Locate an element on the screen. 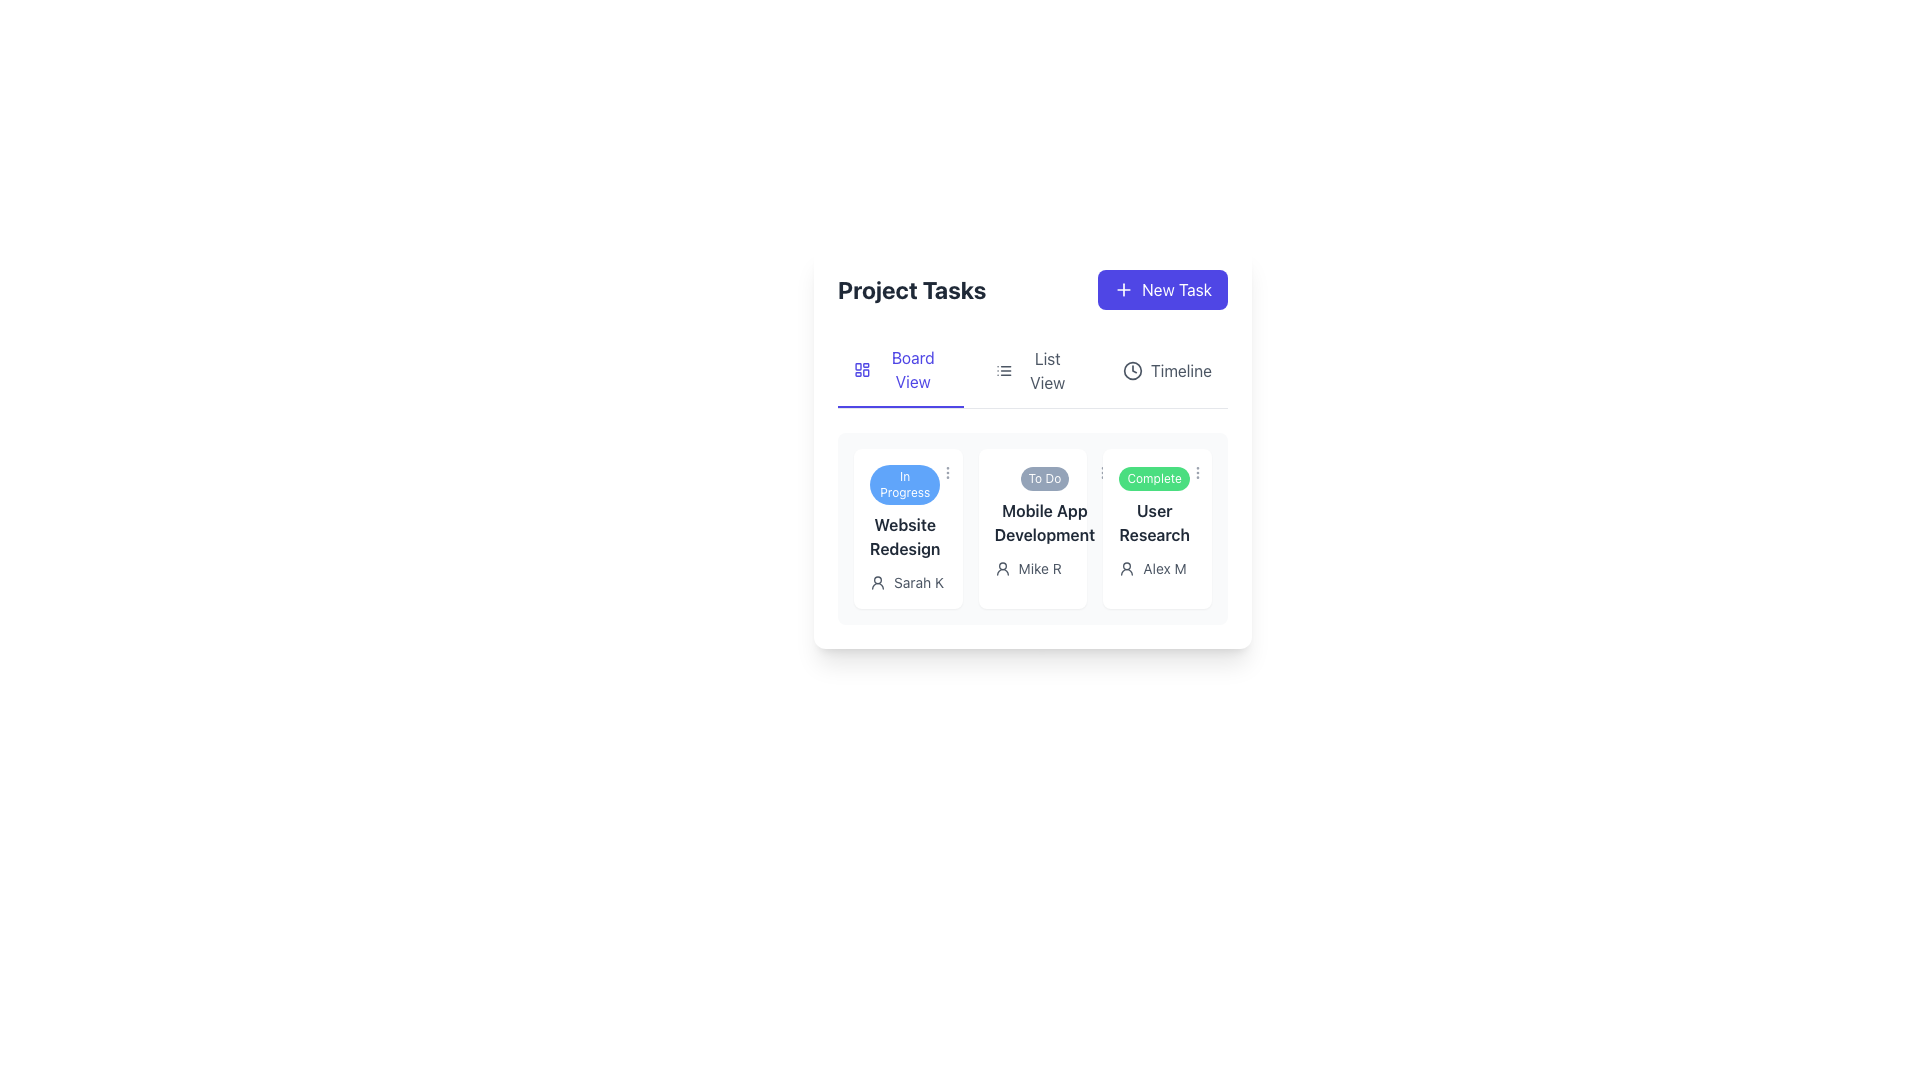 The width and height of the screenshot is (1920, 1080). the list-style view icon, which depicts three horizontal lines with dots is located at coordinates (1003, 370).